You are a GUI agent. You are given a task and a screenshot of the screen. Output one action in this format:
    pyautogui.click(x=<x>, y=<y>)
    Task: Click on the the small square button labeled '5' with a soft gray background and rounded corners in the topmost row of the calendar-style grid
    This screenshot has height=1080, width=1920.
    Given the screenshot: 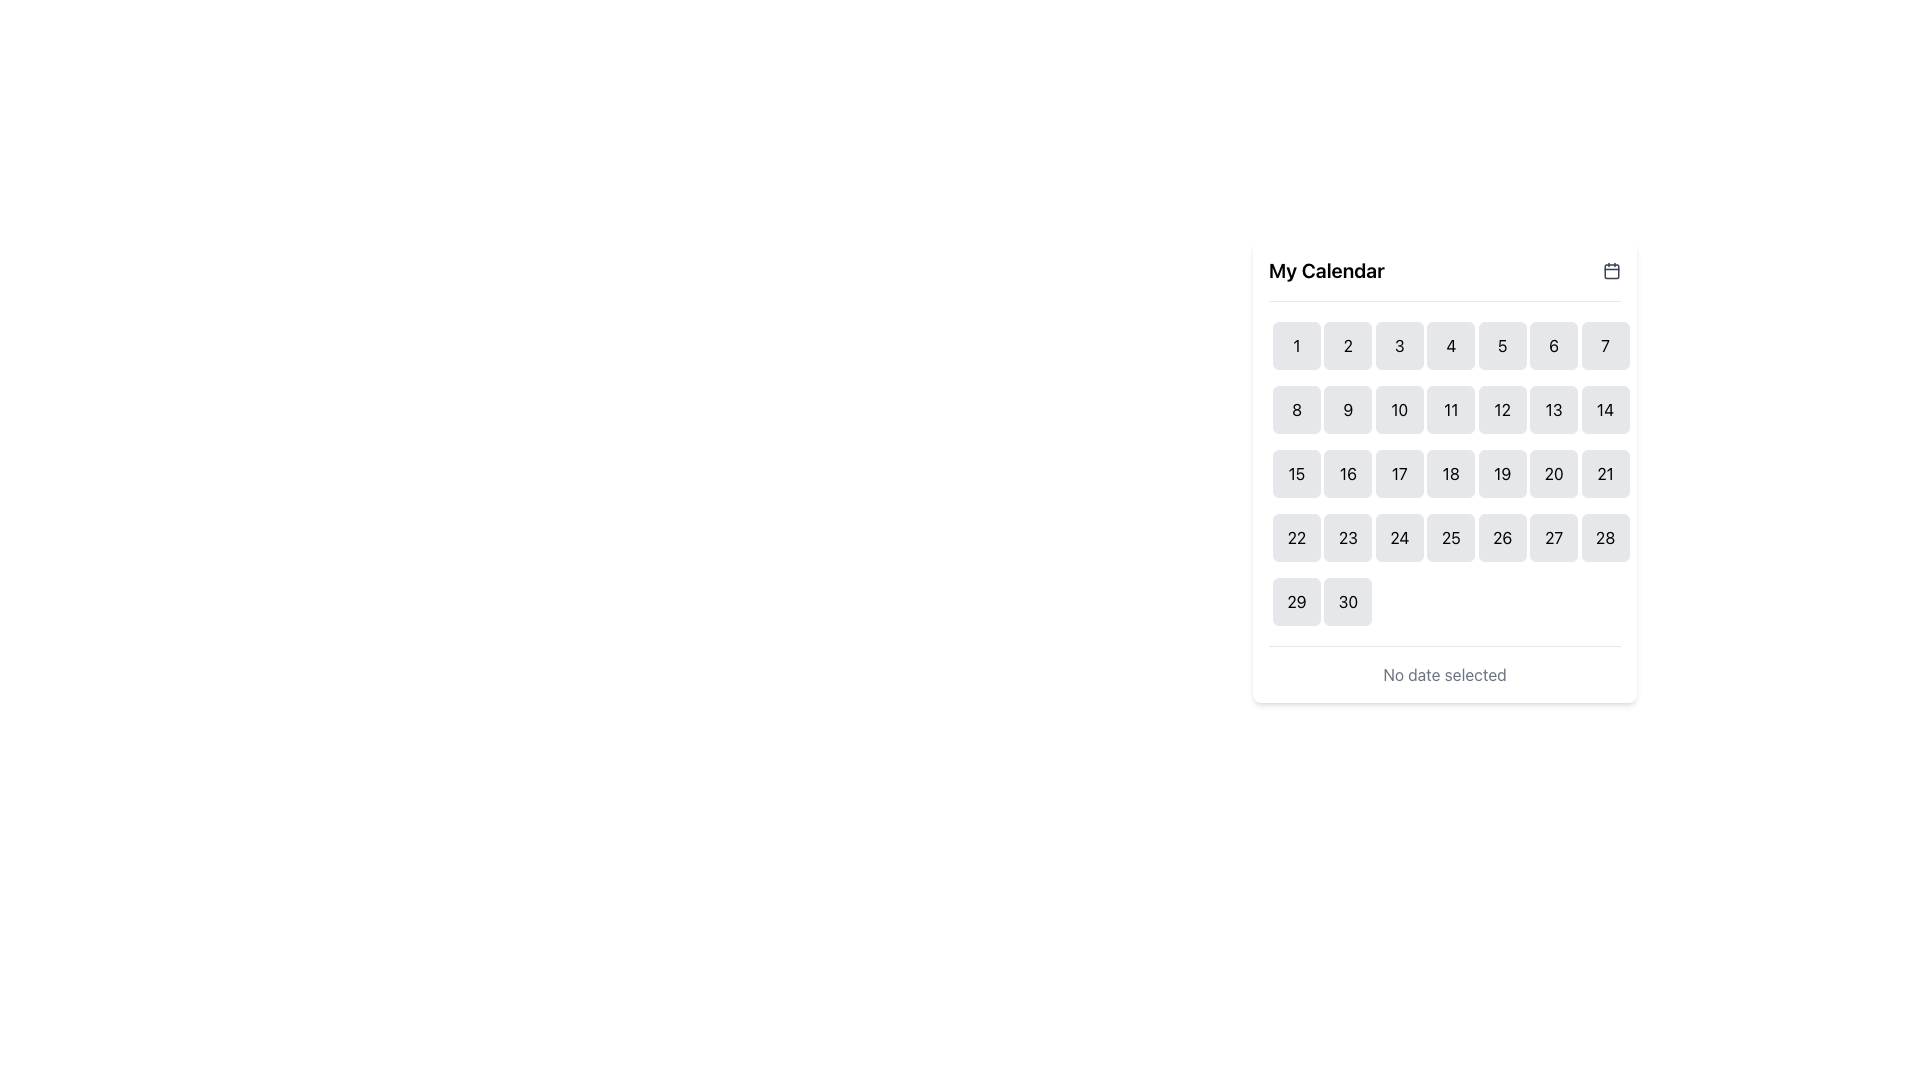 What is the action you would take?
    pyautogui.click(x=1502, y=345)
    